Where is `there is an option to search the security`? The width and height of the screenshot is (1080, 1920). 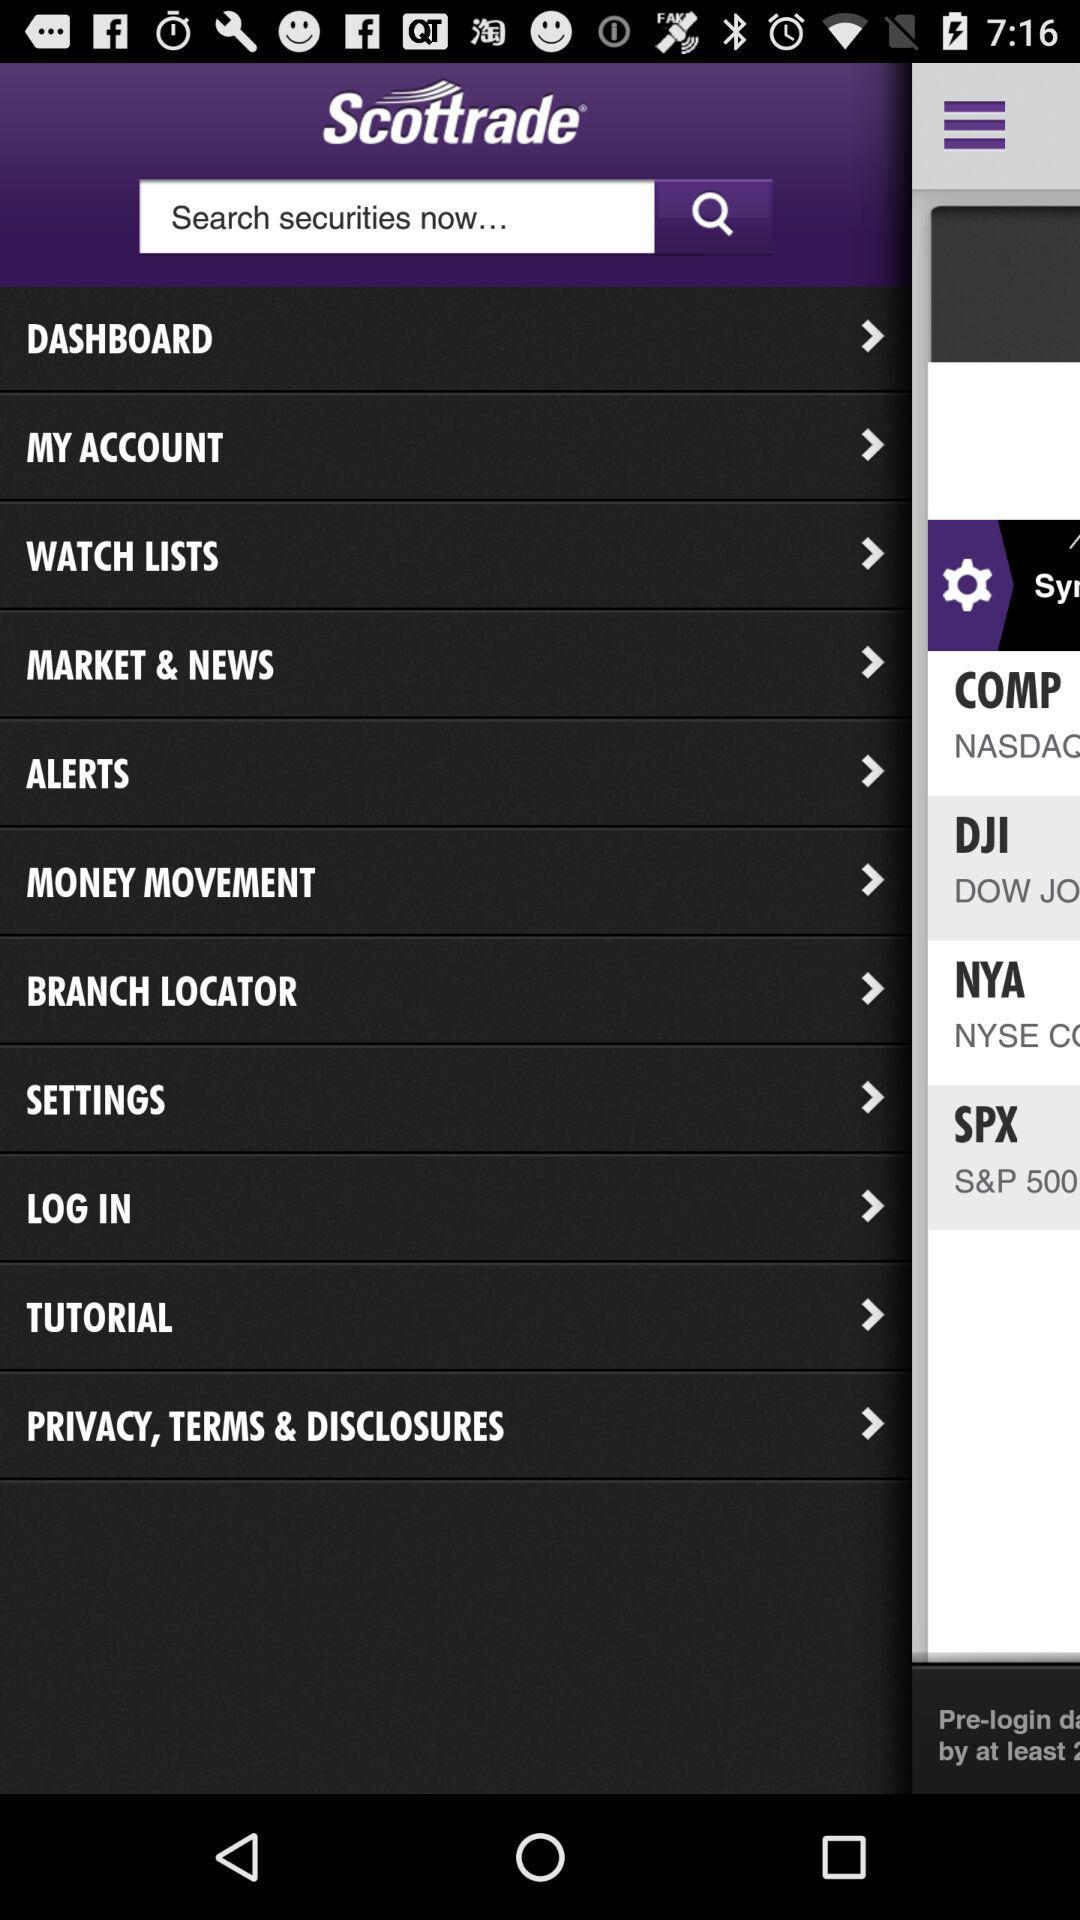 there is an option to search the security is located at coordinates (455, 217).